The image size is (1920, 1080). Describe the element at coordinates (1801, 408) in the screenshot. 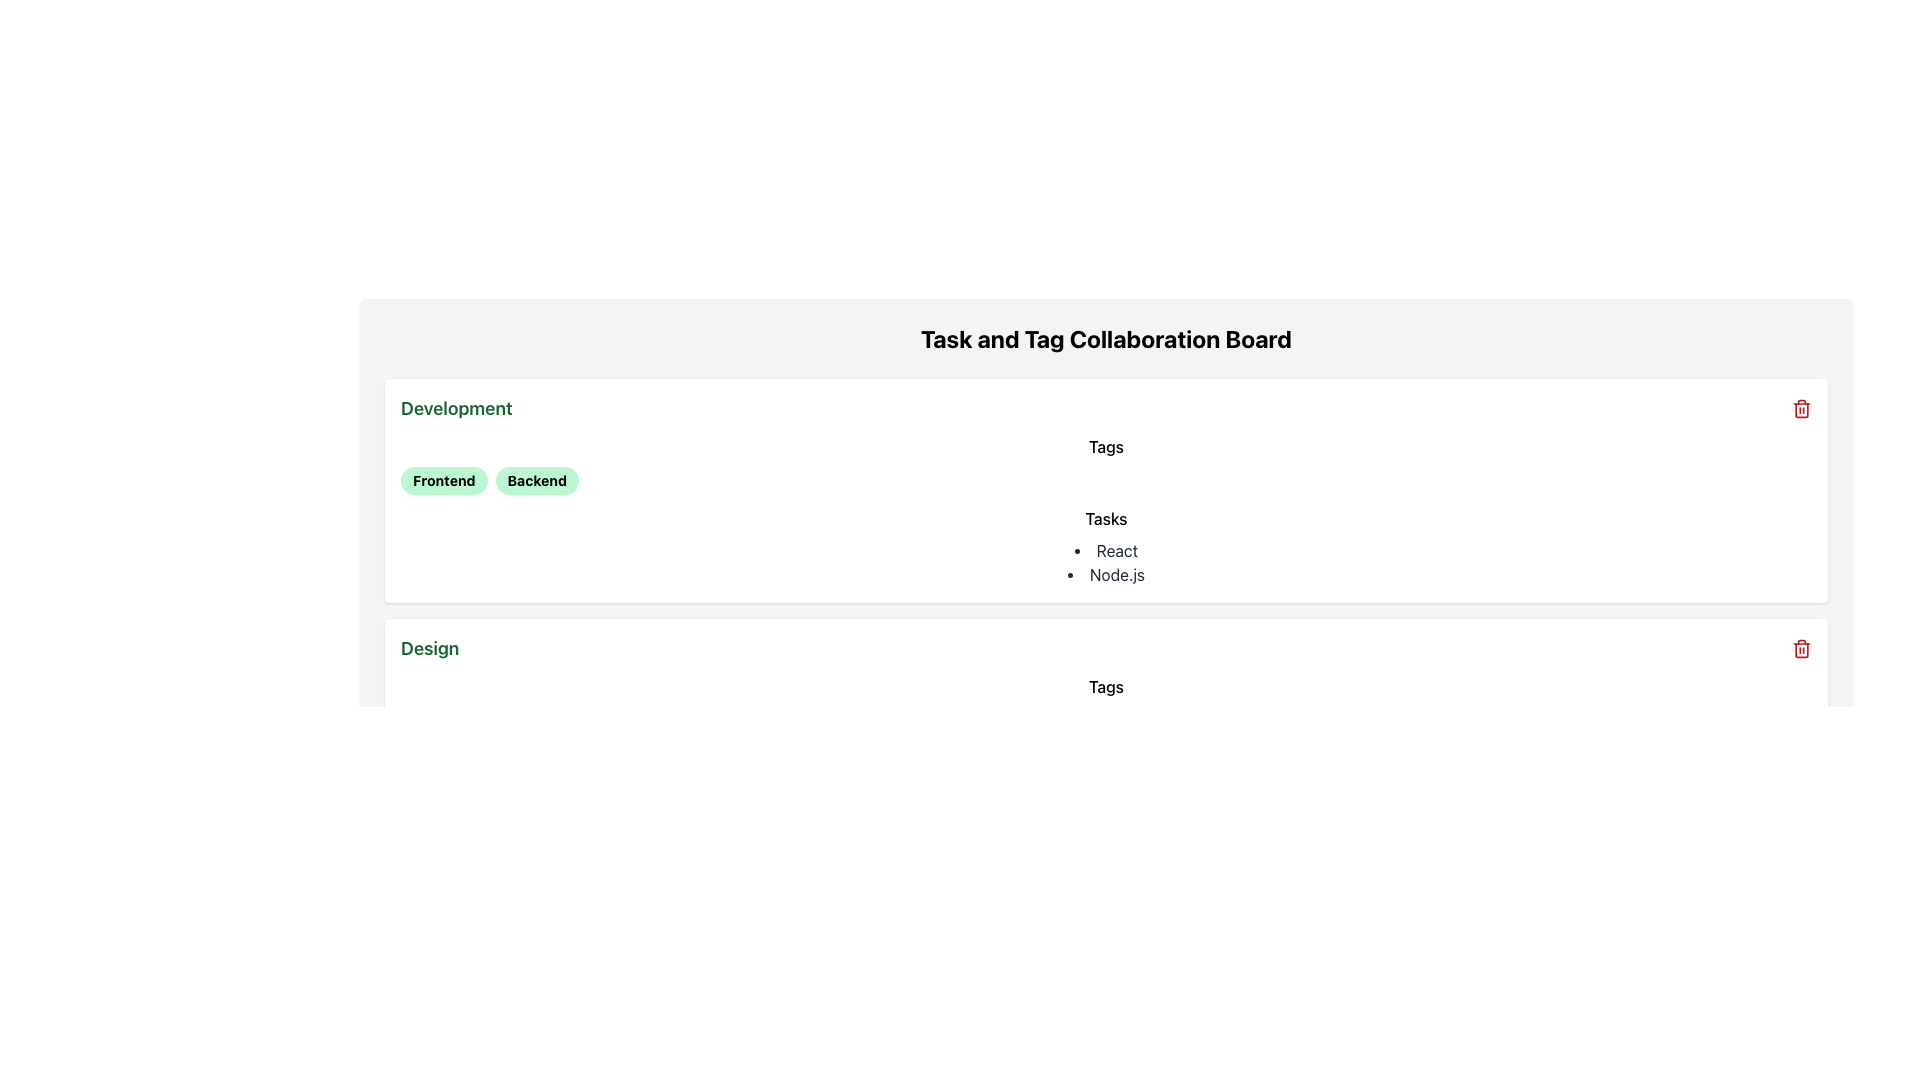

I see `the trash can icon located at the far right of the task category section headers` at that location.